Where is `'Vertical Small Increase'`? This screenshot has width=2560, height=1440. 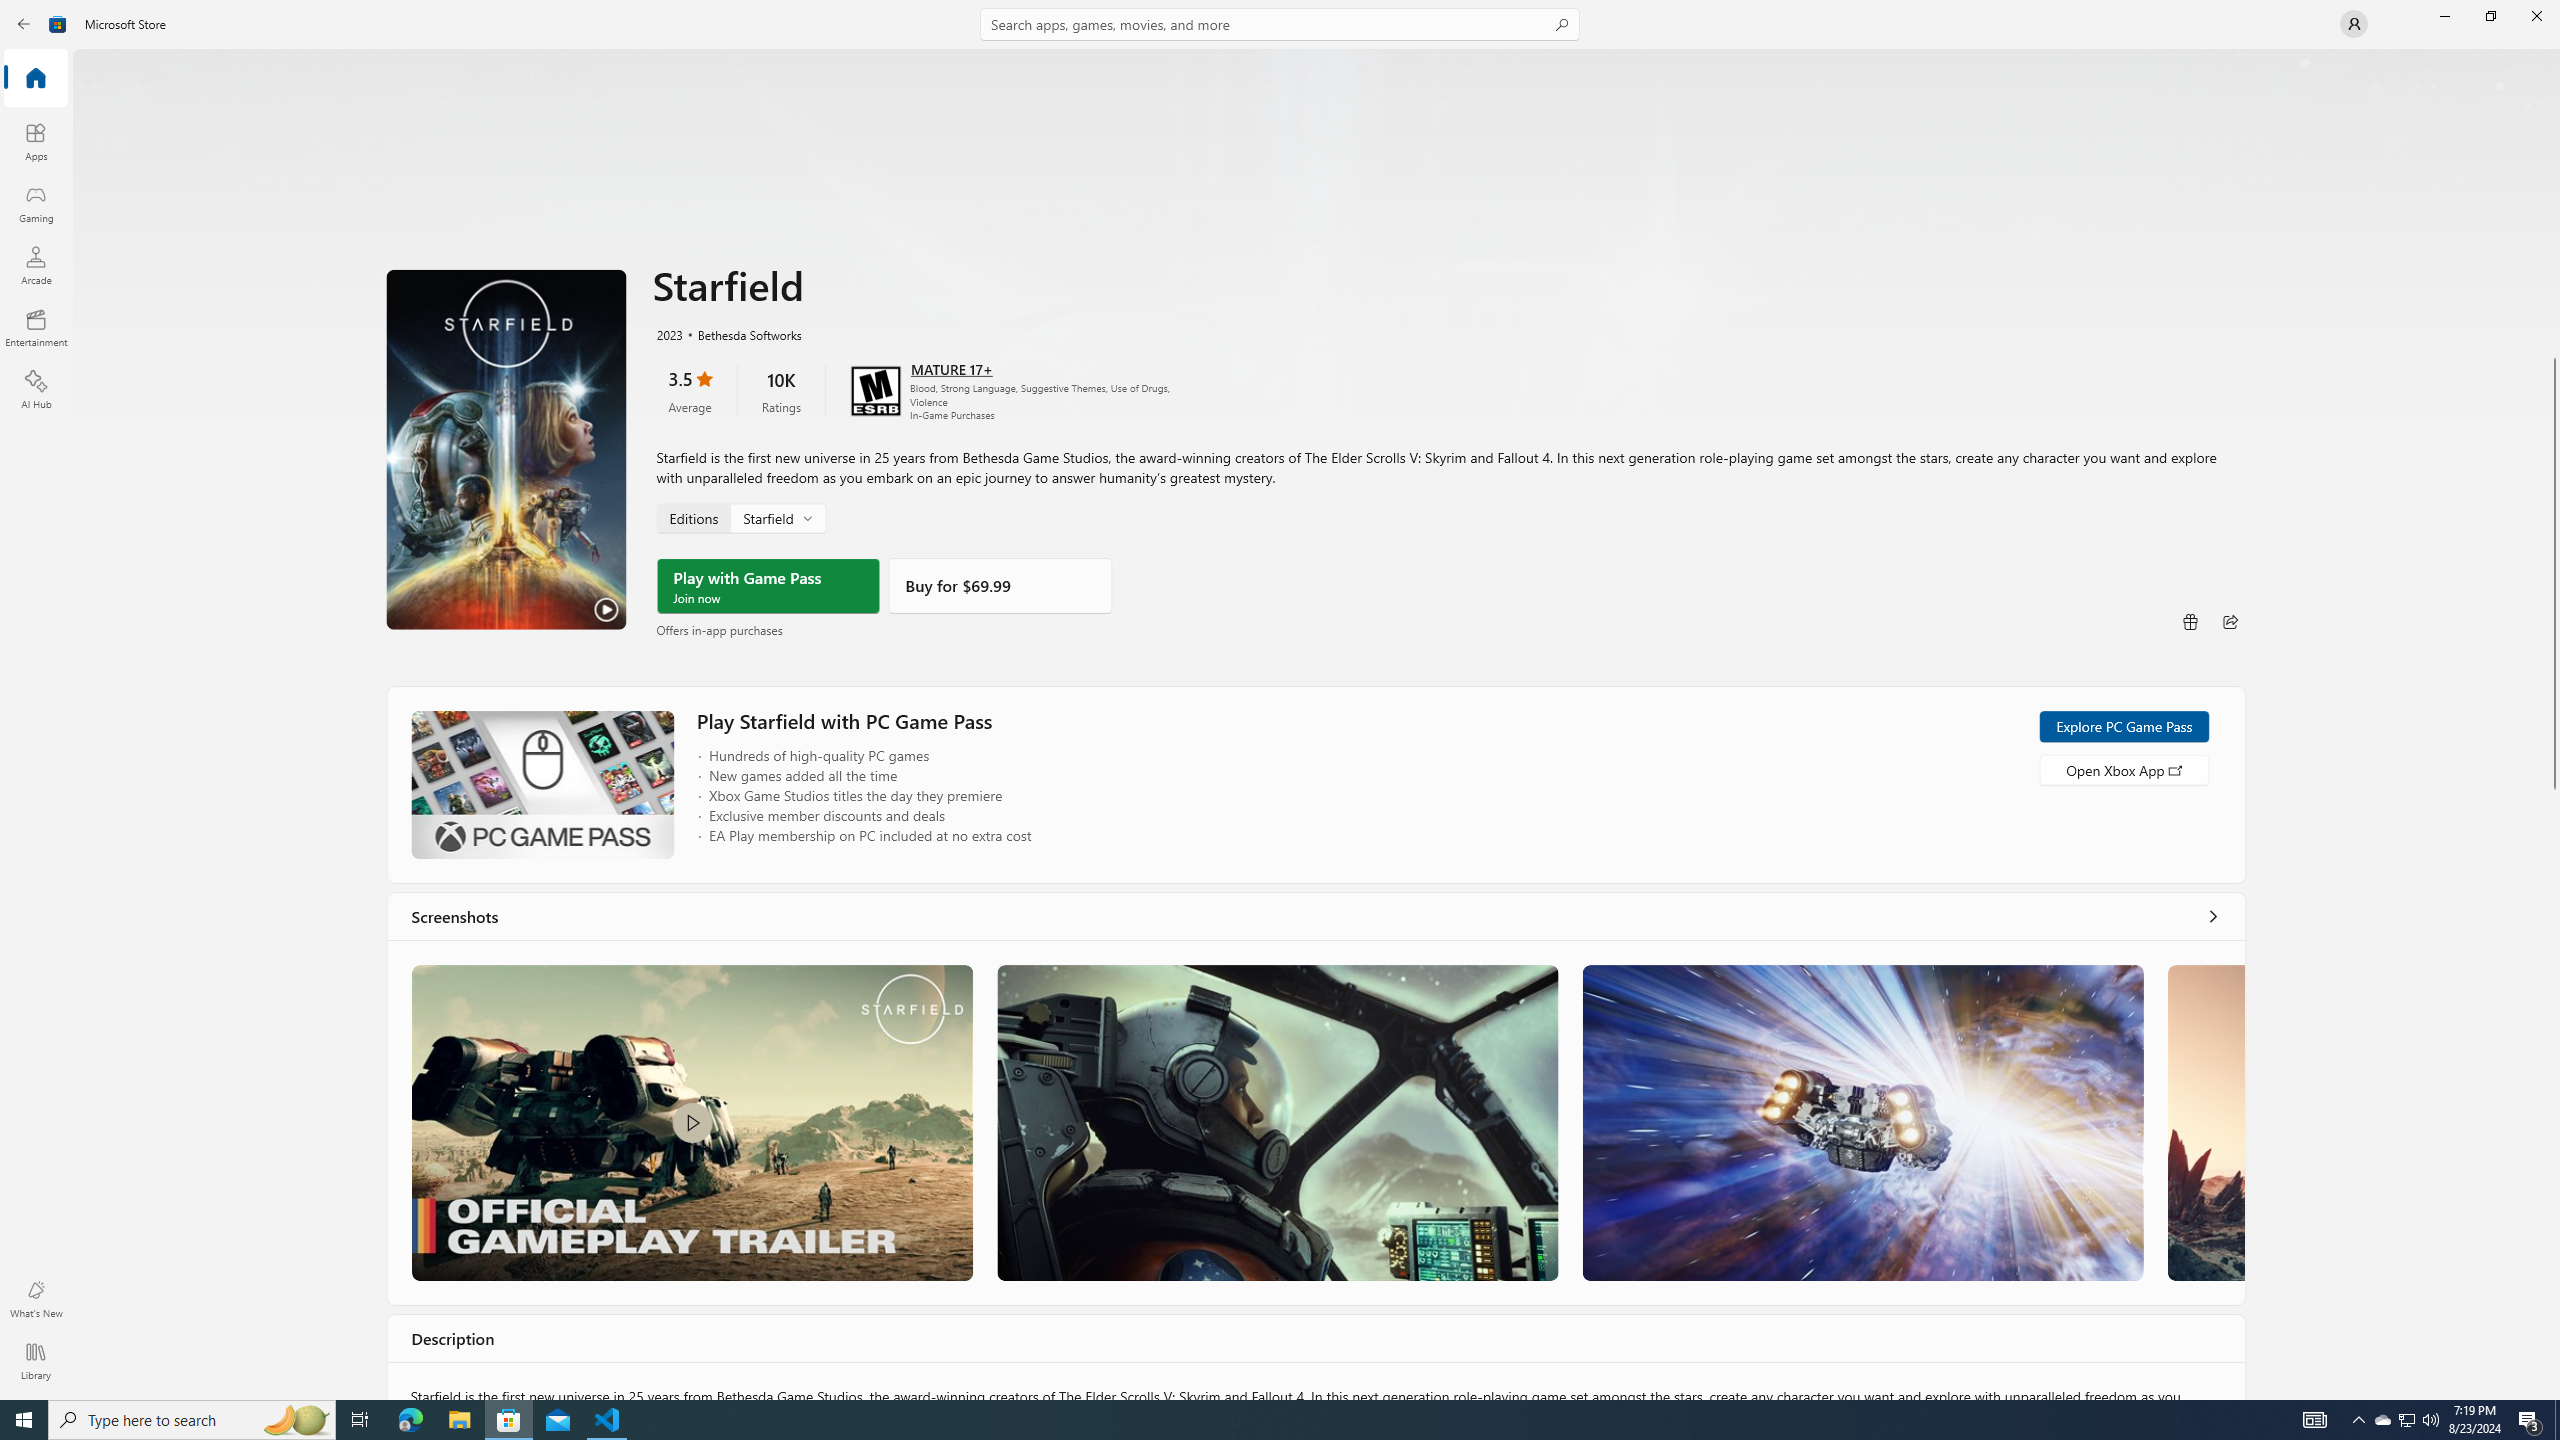 'Vertical Small Increase' is located at coordinates (2552, 1393).